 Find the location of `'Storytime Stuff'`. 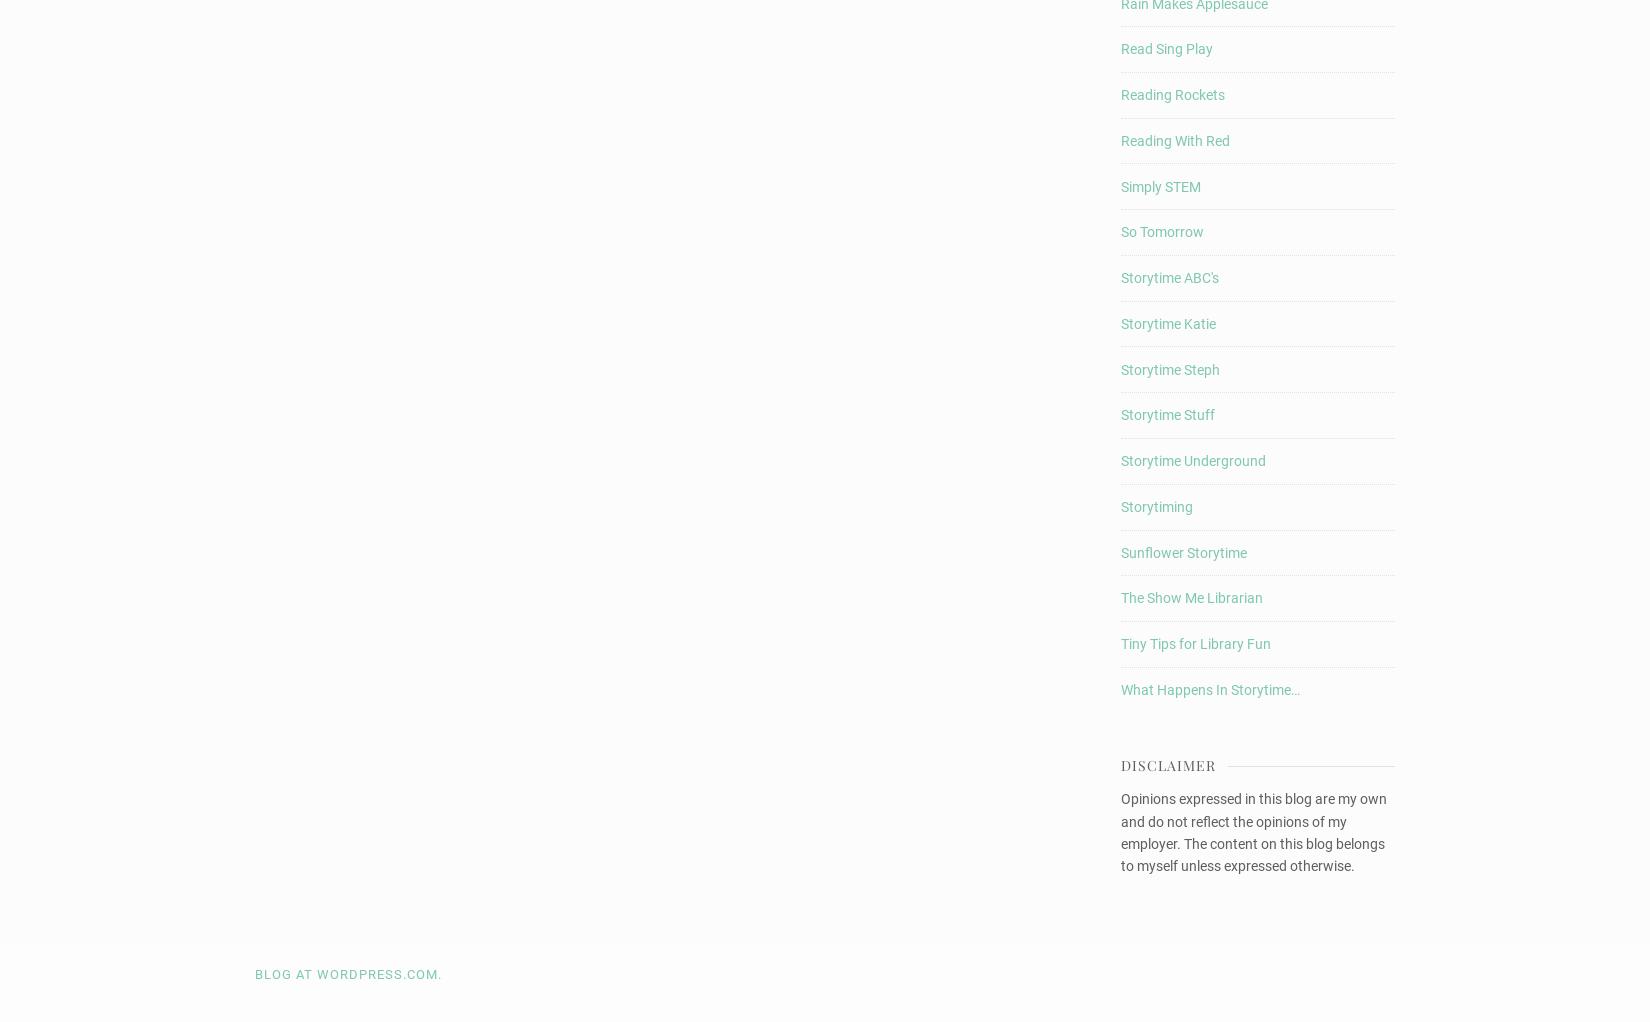

'Storytime Stuff' is located at coordinates (1121, 415).